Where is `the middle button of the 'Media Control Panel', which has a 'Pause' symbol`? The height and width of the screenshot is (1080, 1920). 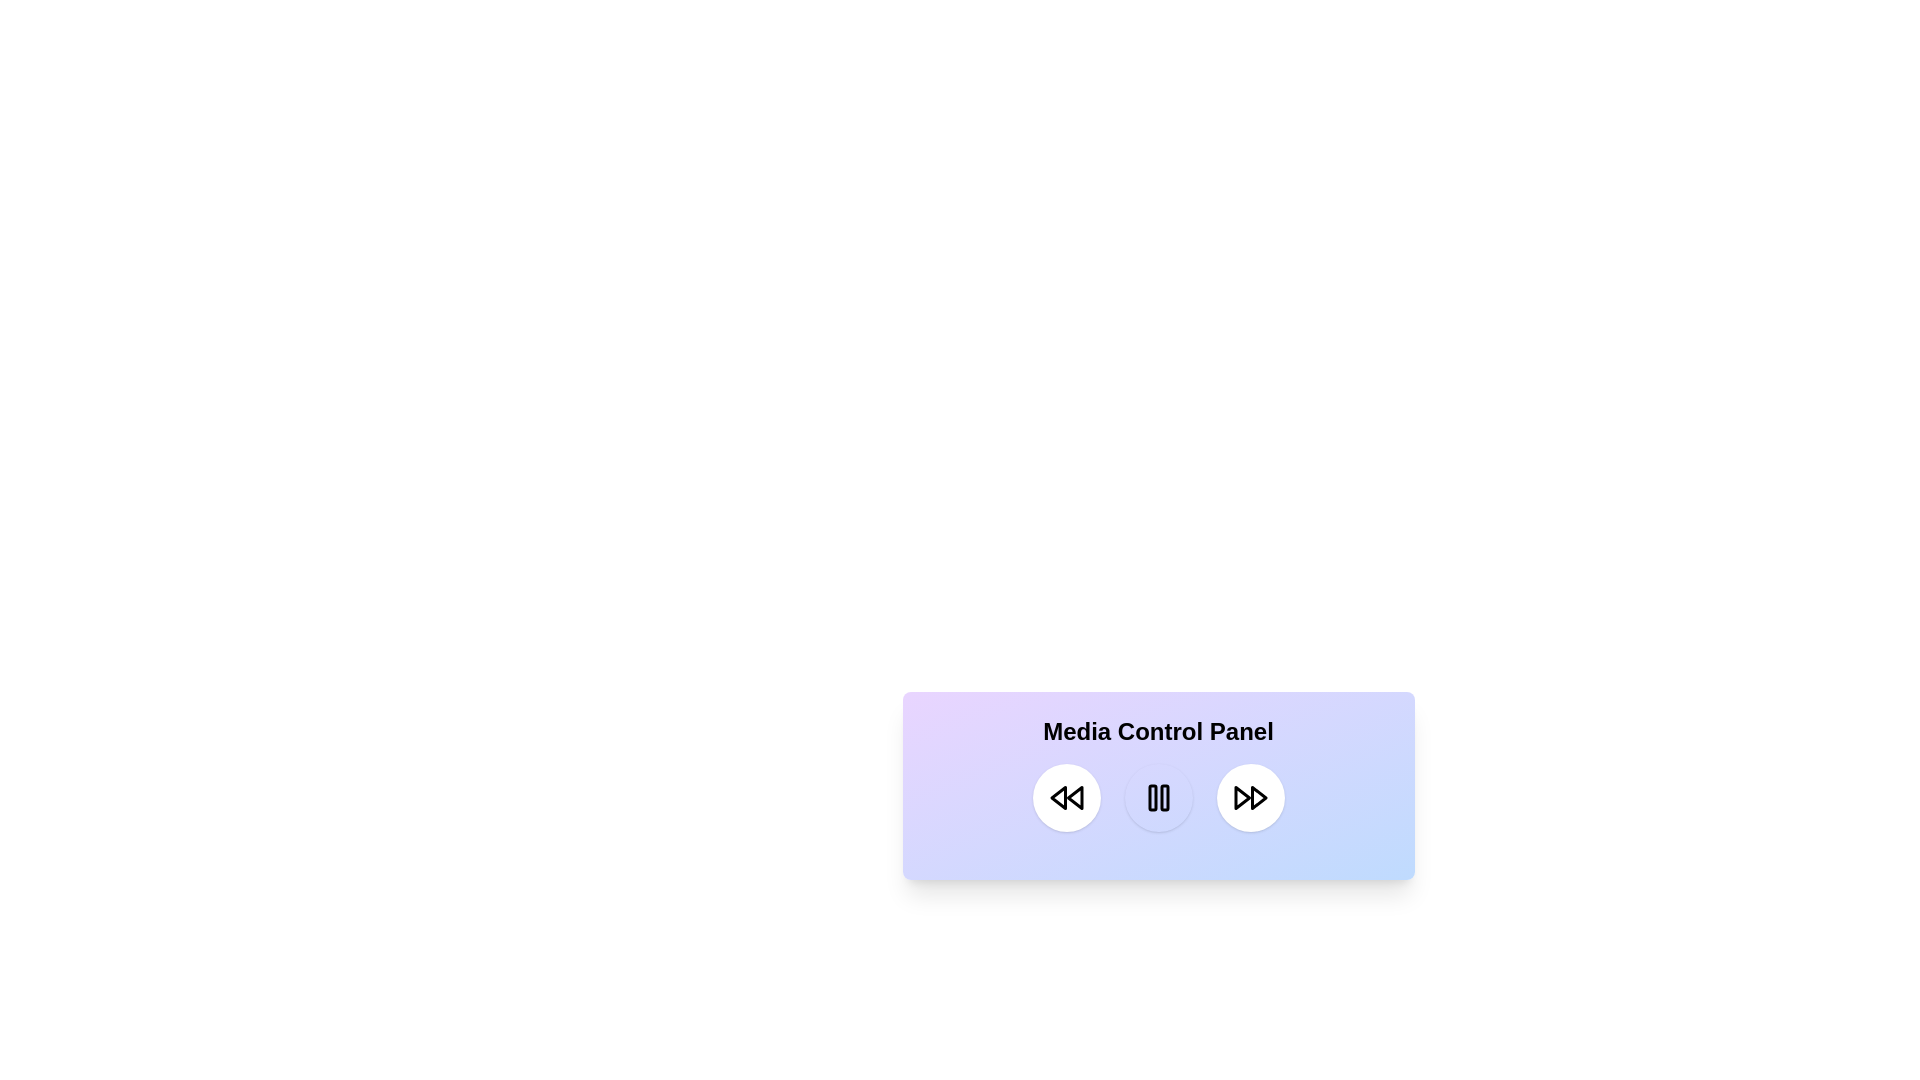
the middle button of the 'Media Control Panel', which has a 'Pause' symbol is located at coordinates (1158, 797).